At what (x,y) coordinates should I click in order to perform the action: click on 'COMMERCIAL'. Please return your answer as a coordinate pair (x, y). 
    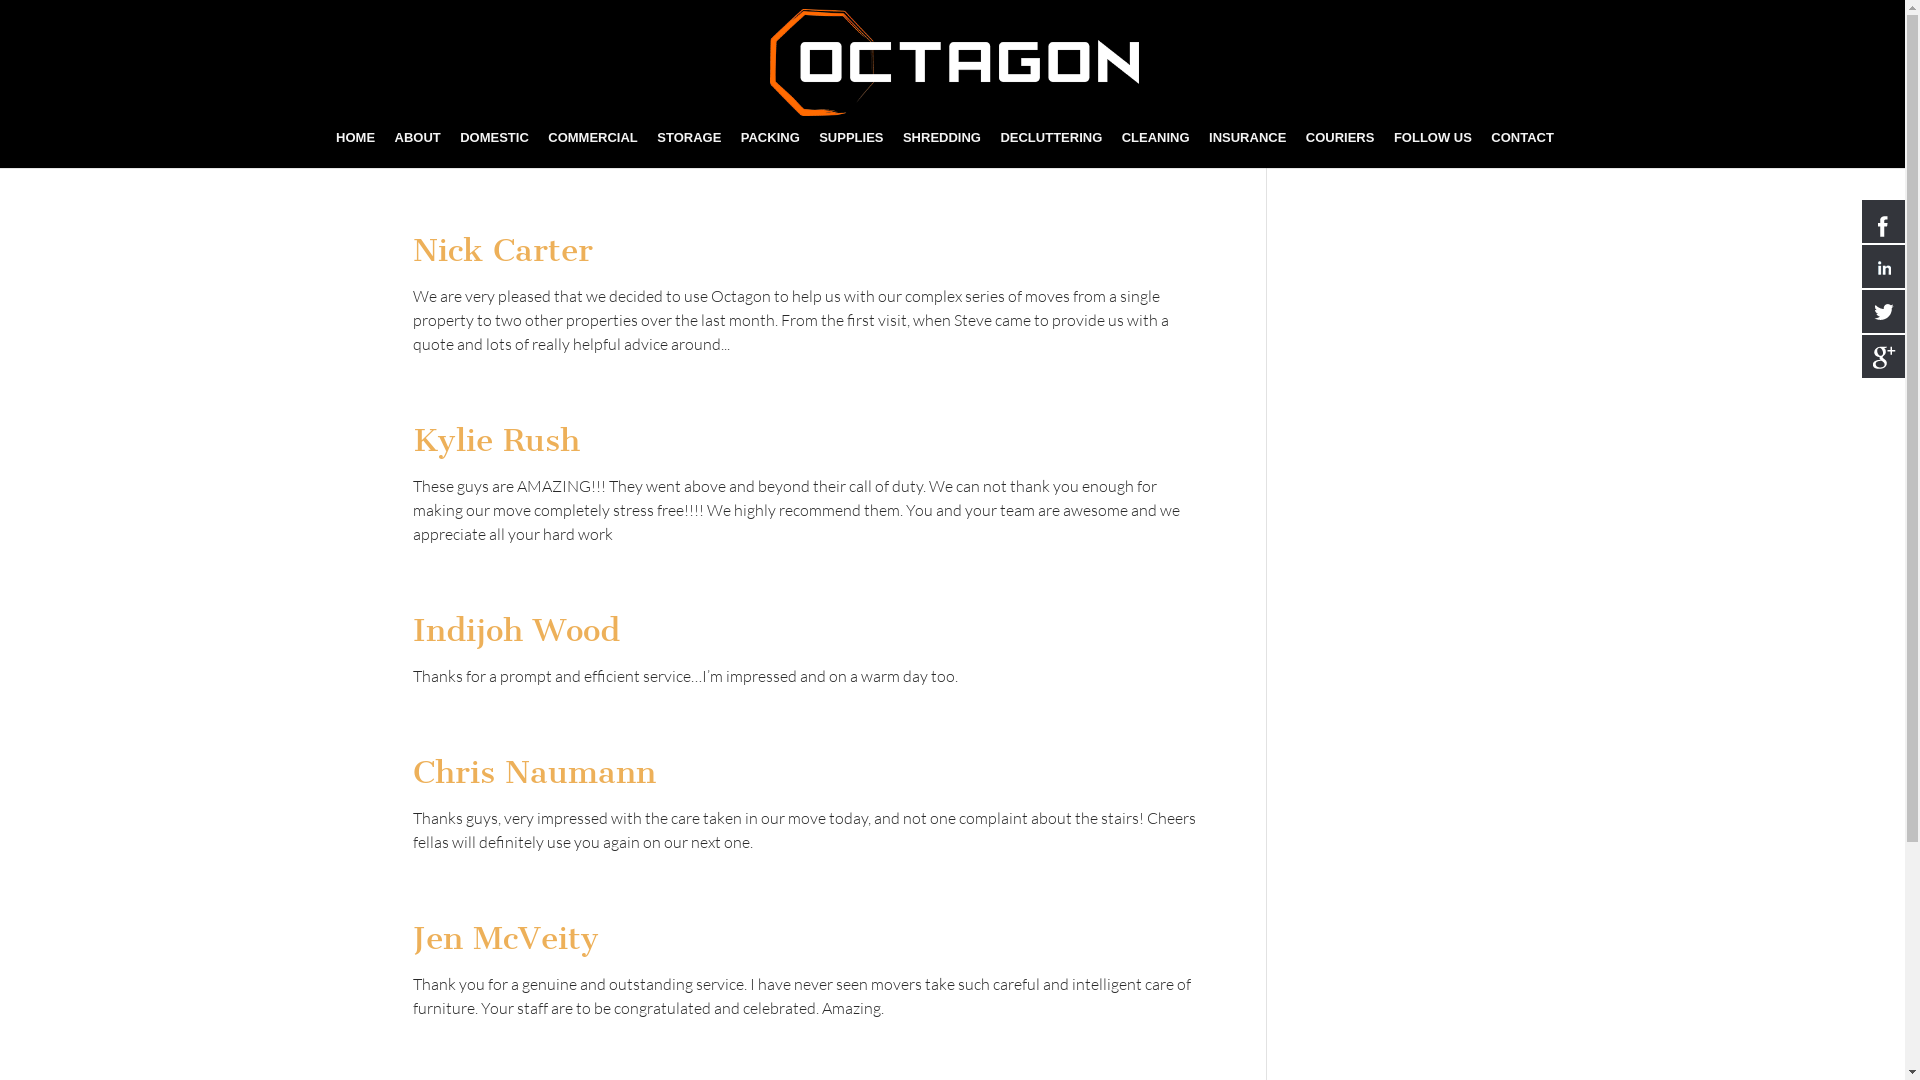
    Looking at the image, I should click on (592, 148).